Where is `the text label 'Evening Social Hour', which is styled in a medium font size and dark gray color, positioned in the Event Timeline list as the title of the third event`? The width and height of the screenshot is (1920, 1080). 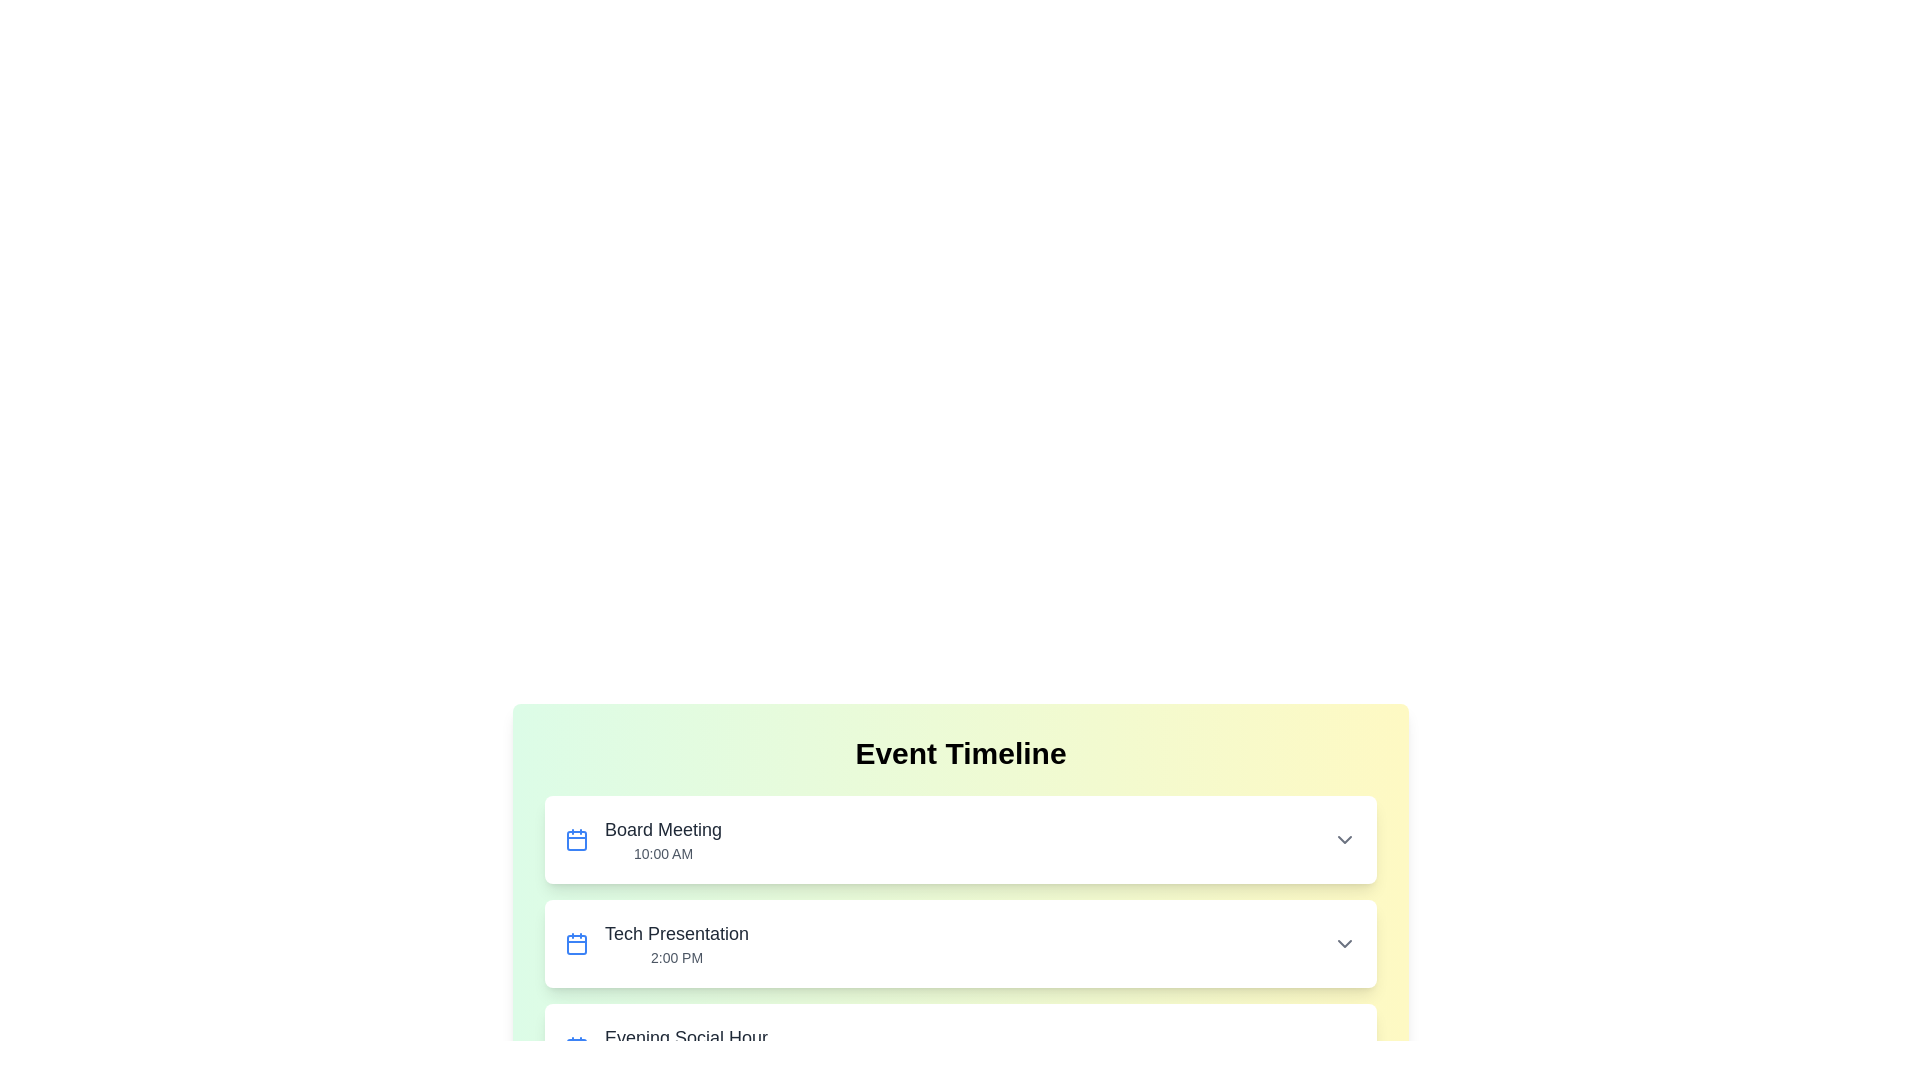
the text label 'Evening Social Hour', which is styled in a medium font size and dark gray color, positioned in the Event Timeline list as the title of the third event is located at coordinates (686, 1036).